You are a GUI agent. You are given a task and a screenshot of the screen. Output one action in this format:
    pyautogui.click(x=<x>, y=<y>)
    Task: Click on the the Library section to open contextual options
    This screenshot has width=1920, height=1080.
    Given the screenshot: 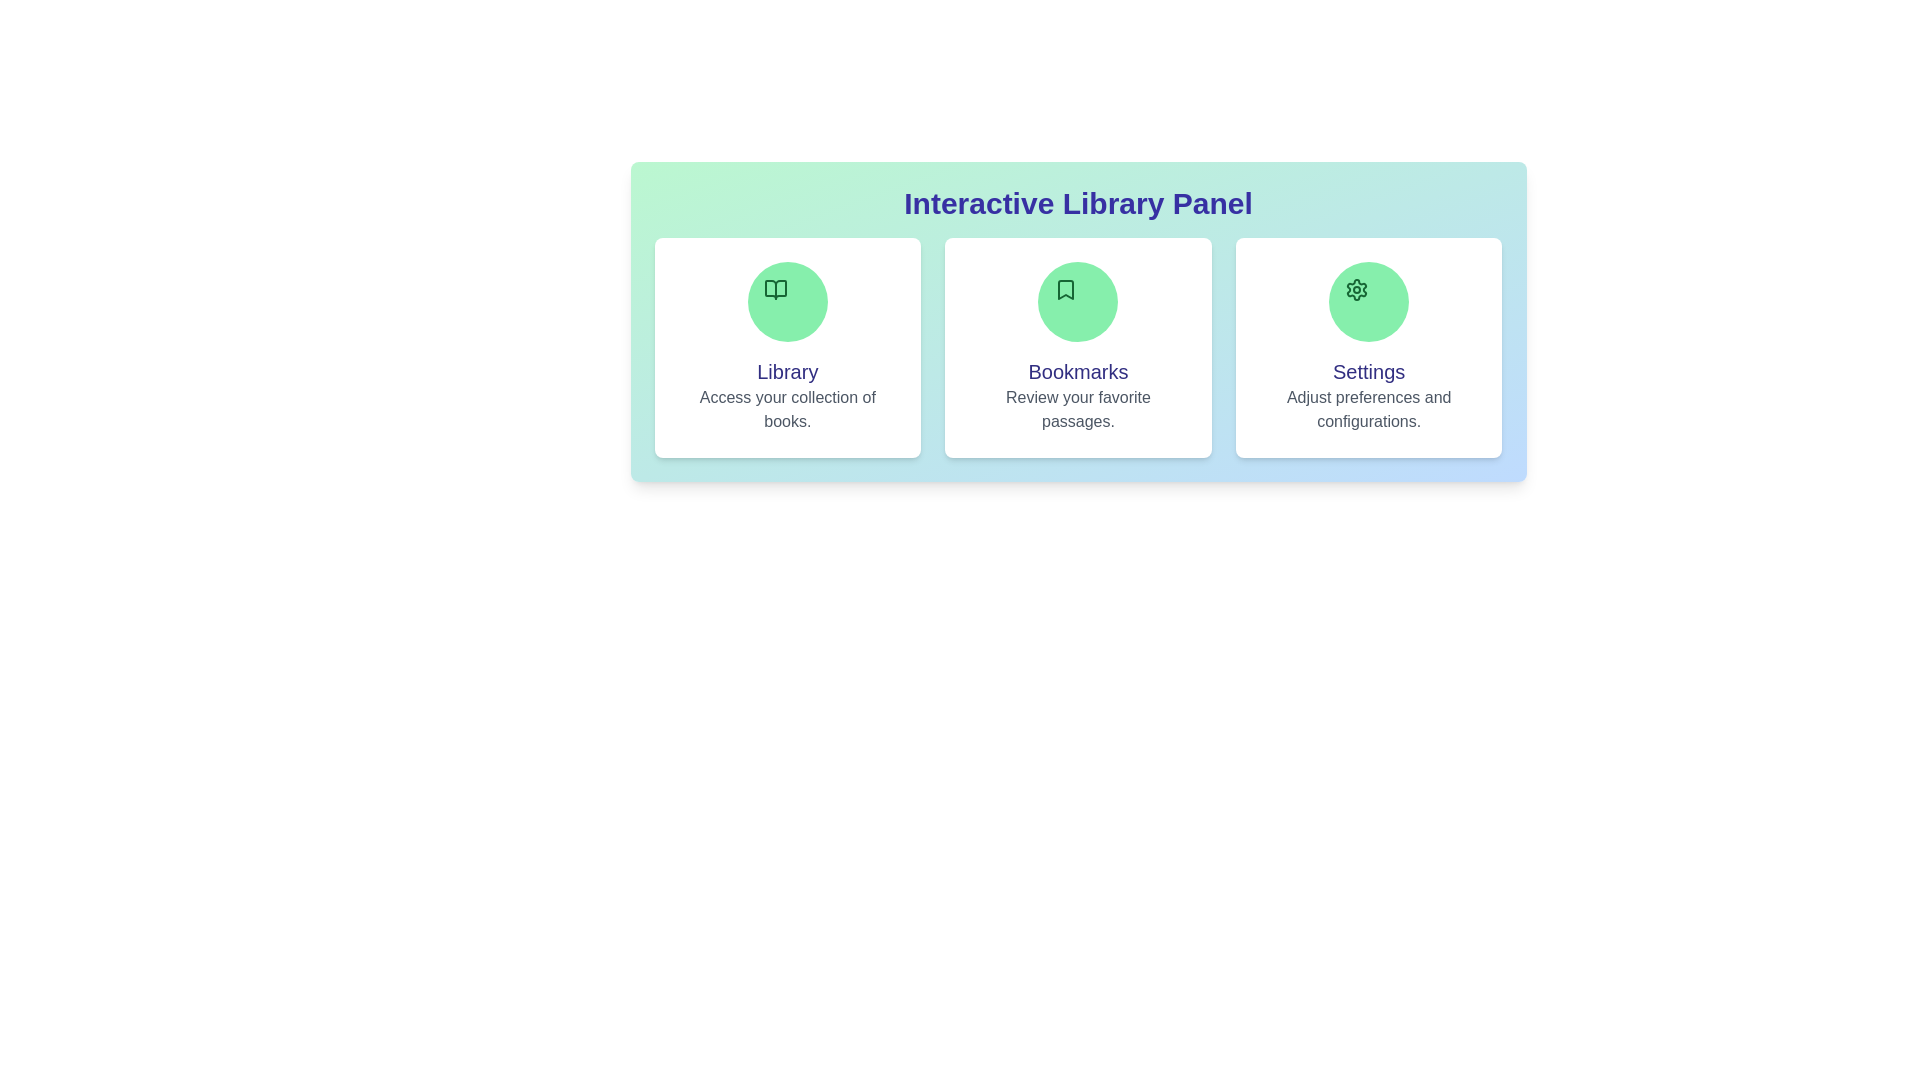 What is the action you would take?
    pyautogui.click(x=786, y=346)
    